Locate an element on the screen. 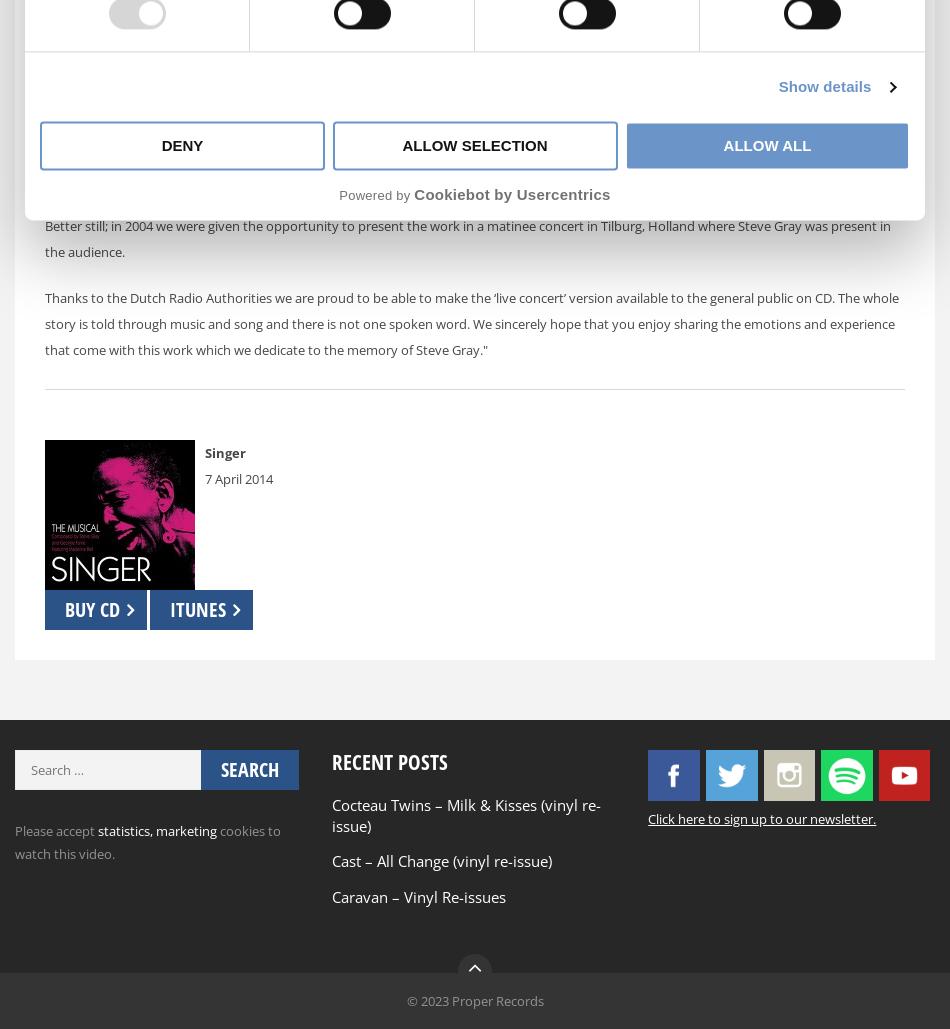 The width and height of the screenshot is (950, 1029). 'iTunes' is located at coordinates (197, 608).